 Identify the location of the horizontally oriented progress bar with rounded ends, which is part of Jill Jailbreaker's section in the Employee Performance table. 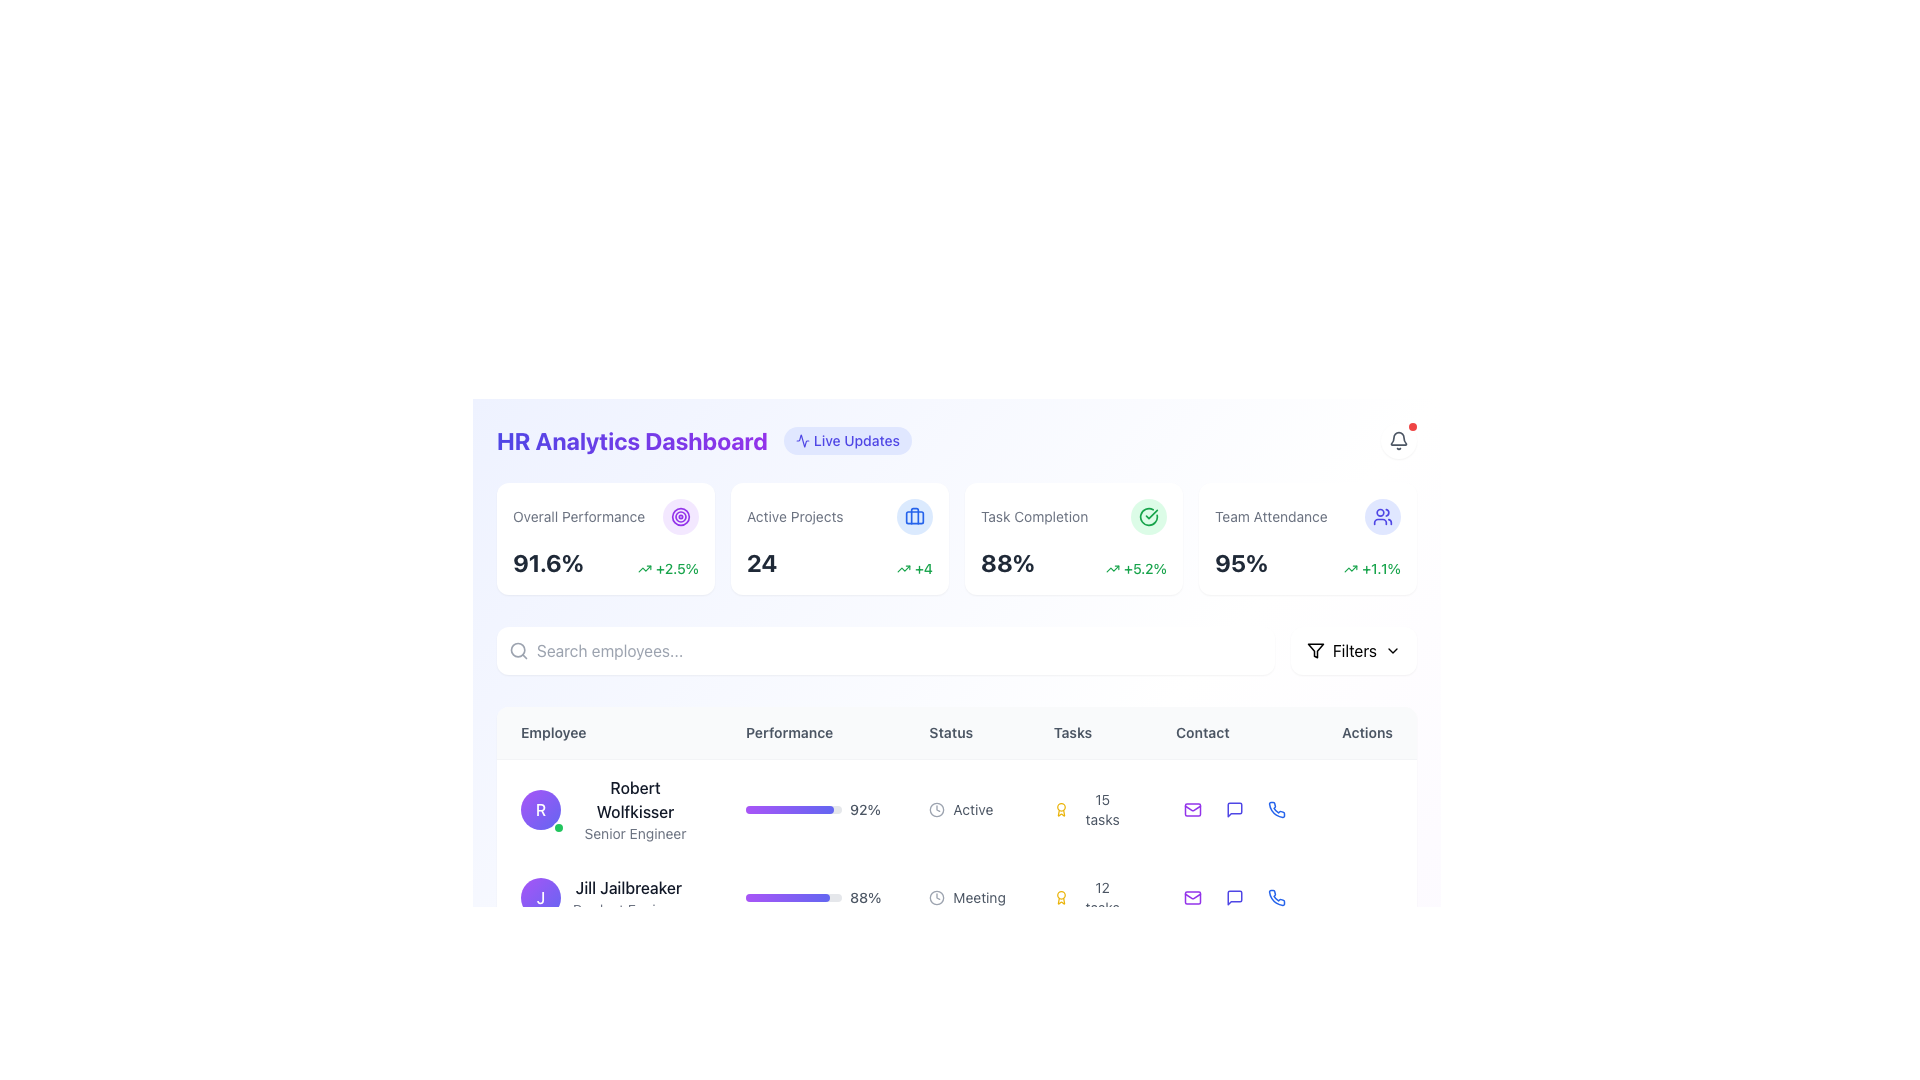
(787, 897).